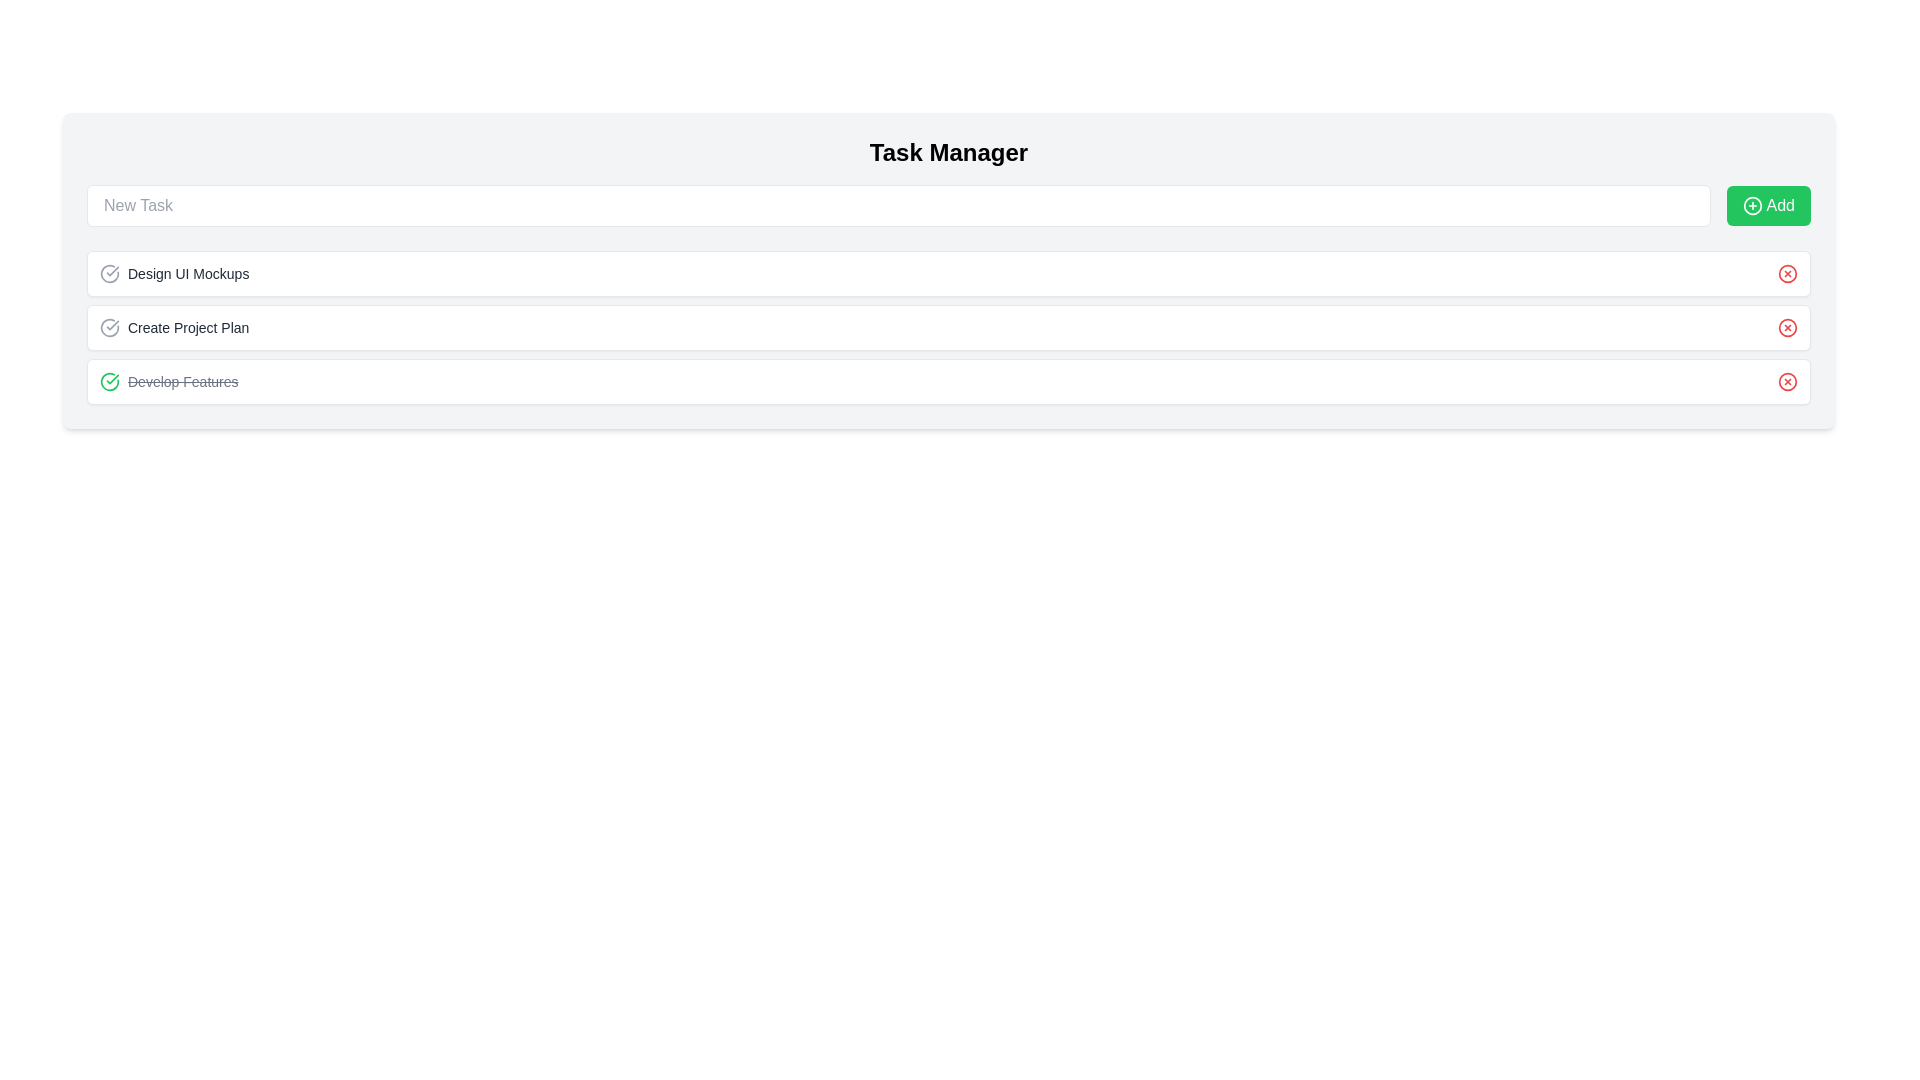  What do you see at coordinates (1788, 326) in the screenshot?
I see `the circular outline of the 'X' icon, which is part of the delete button for the third list item in the task list interface` at bounding box center [1788, 326].